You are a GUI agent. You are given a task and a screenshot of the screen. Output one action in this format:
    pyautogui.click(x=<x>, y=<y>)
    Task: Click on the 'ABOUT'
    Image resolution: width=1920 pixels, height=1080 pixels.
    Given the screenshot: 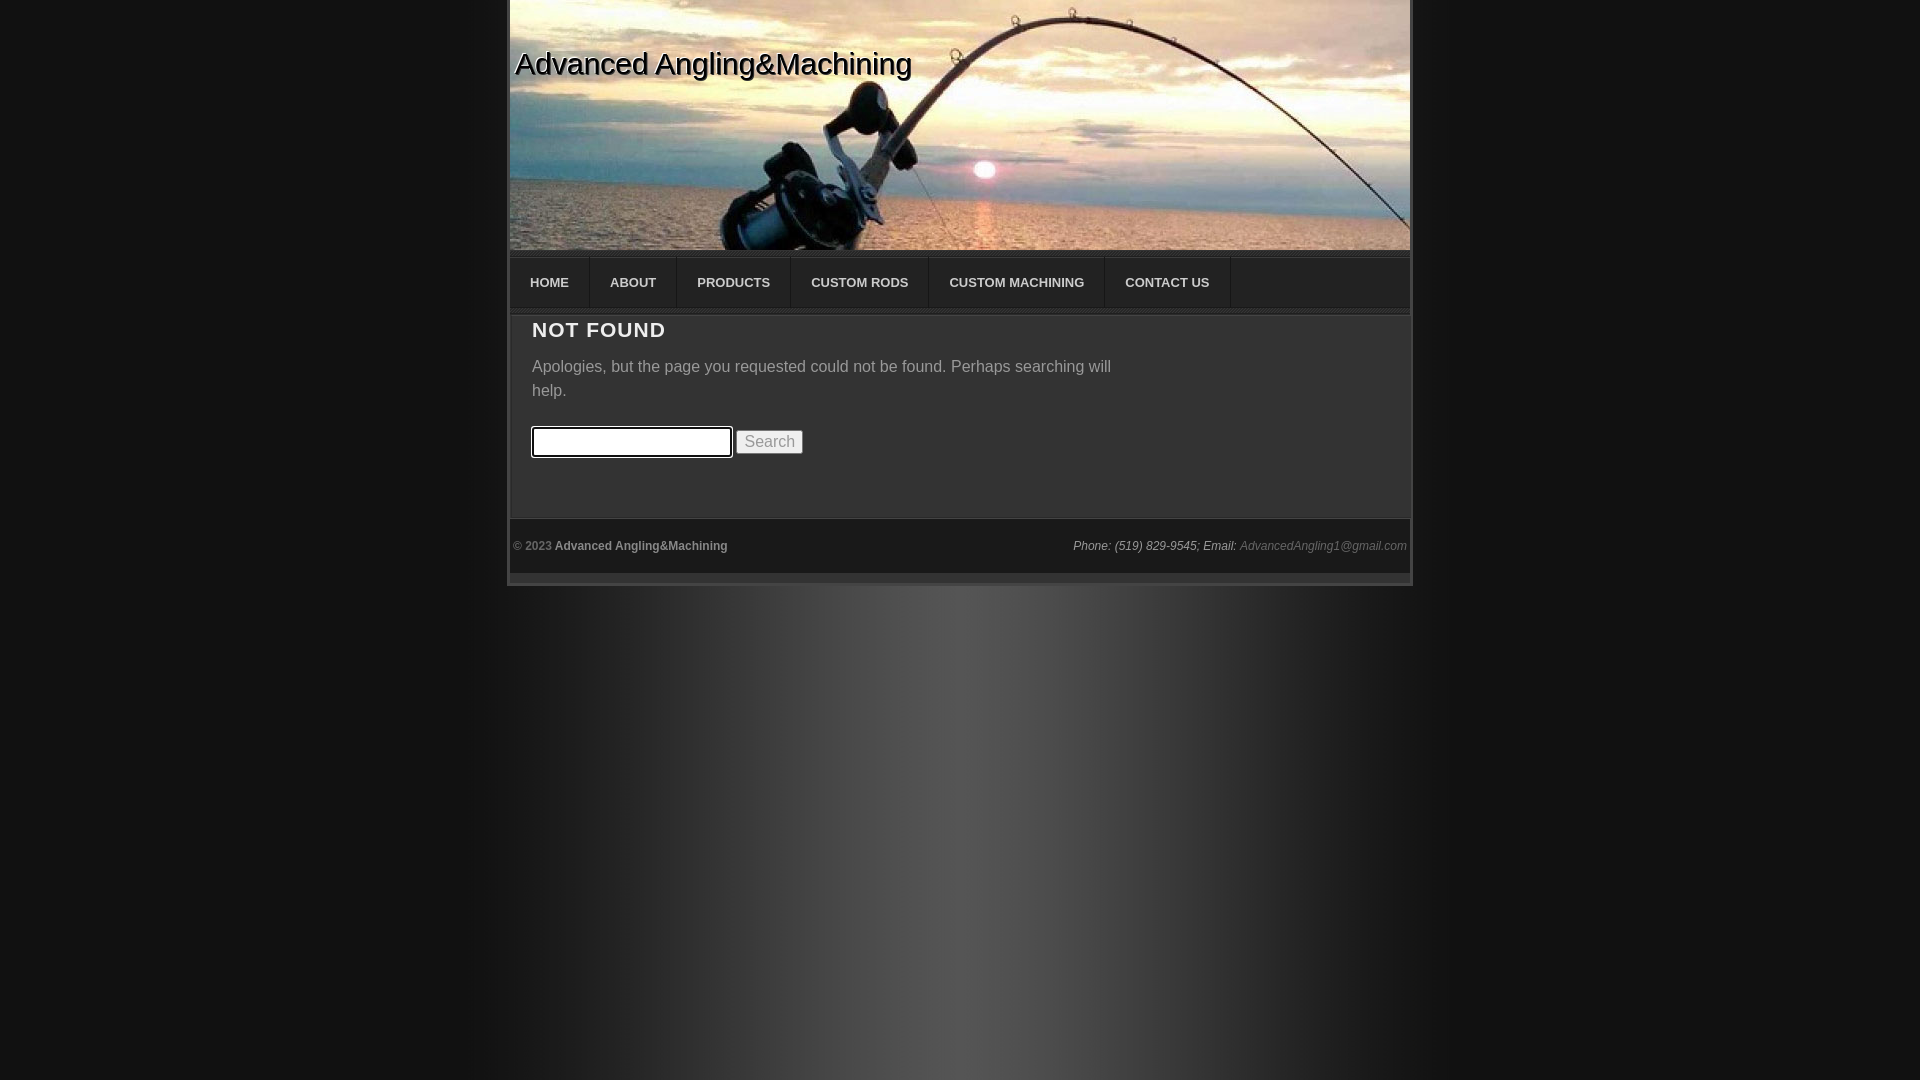 What is the action you would take?
    pyautogui.click(x=589, y=282)
    